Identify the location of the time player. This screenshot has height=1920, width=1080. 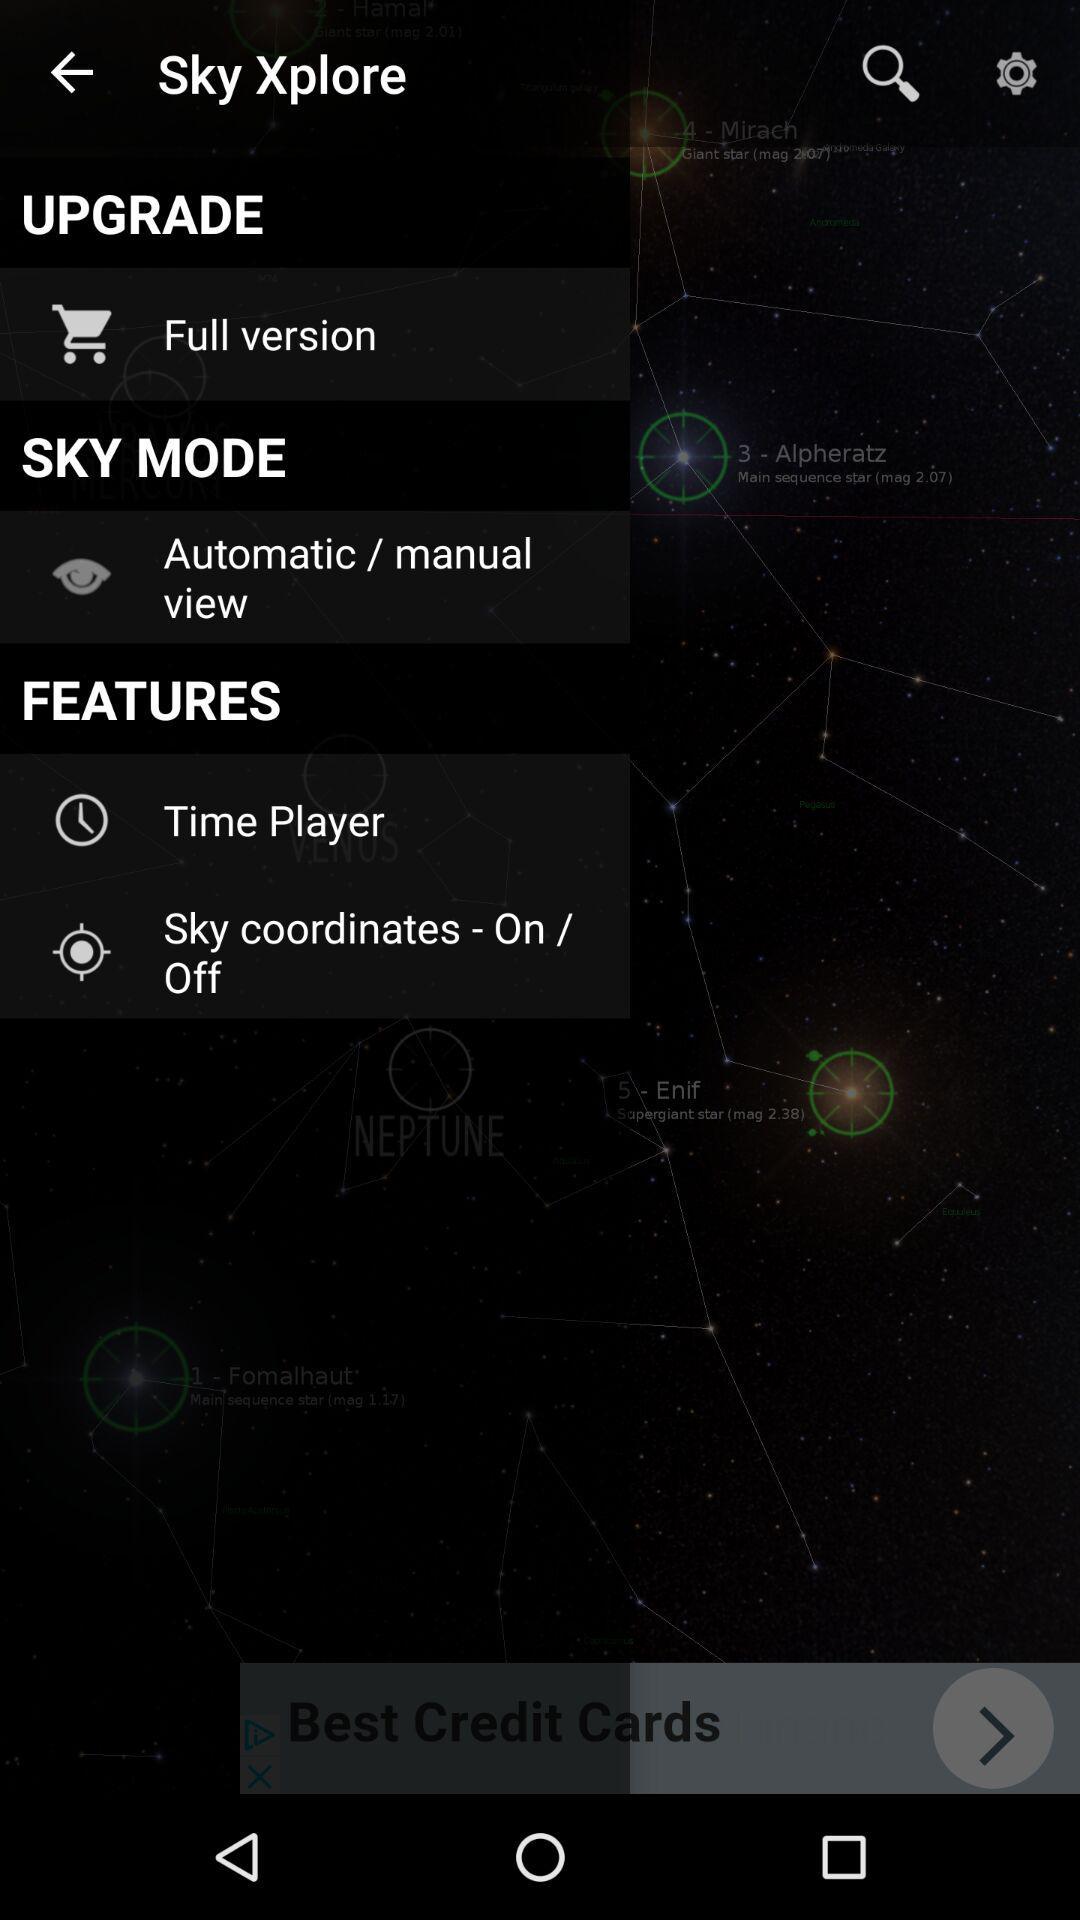
(383, 820).